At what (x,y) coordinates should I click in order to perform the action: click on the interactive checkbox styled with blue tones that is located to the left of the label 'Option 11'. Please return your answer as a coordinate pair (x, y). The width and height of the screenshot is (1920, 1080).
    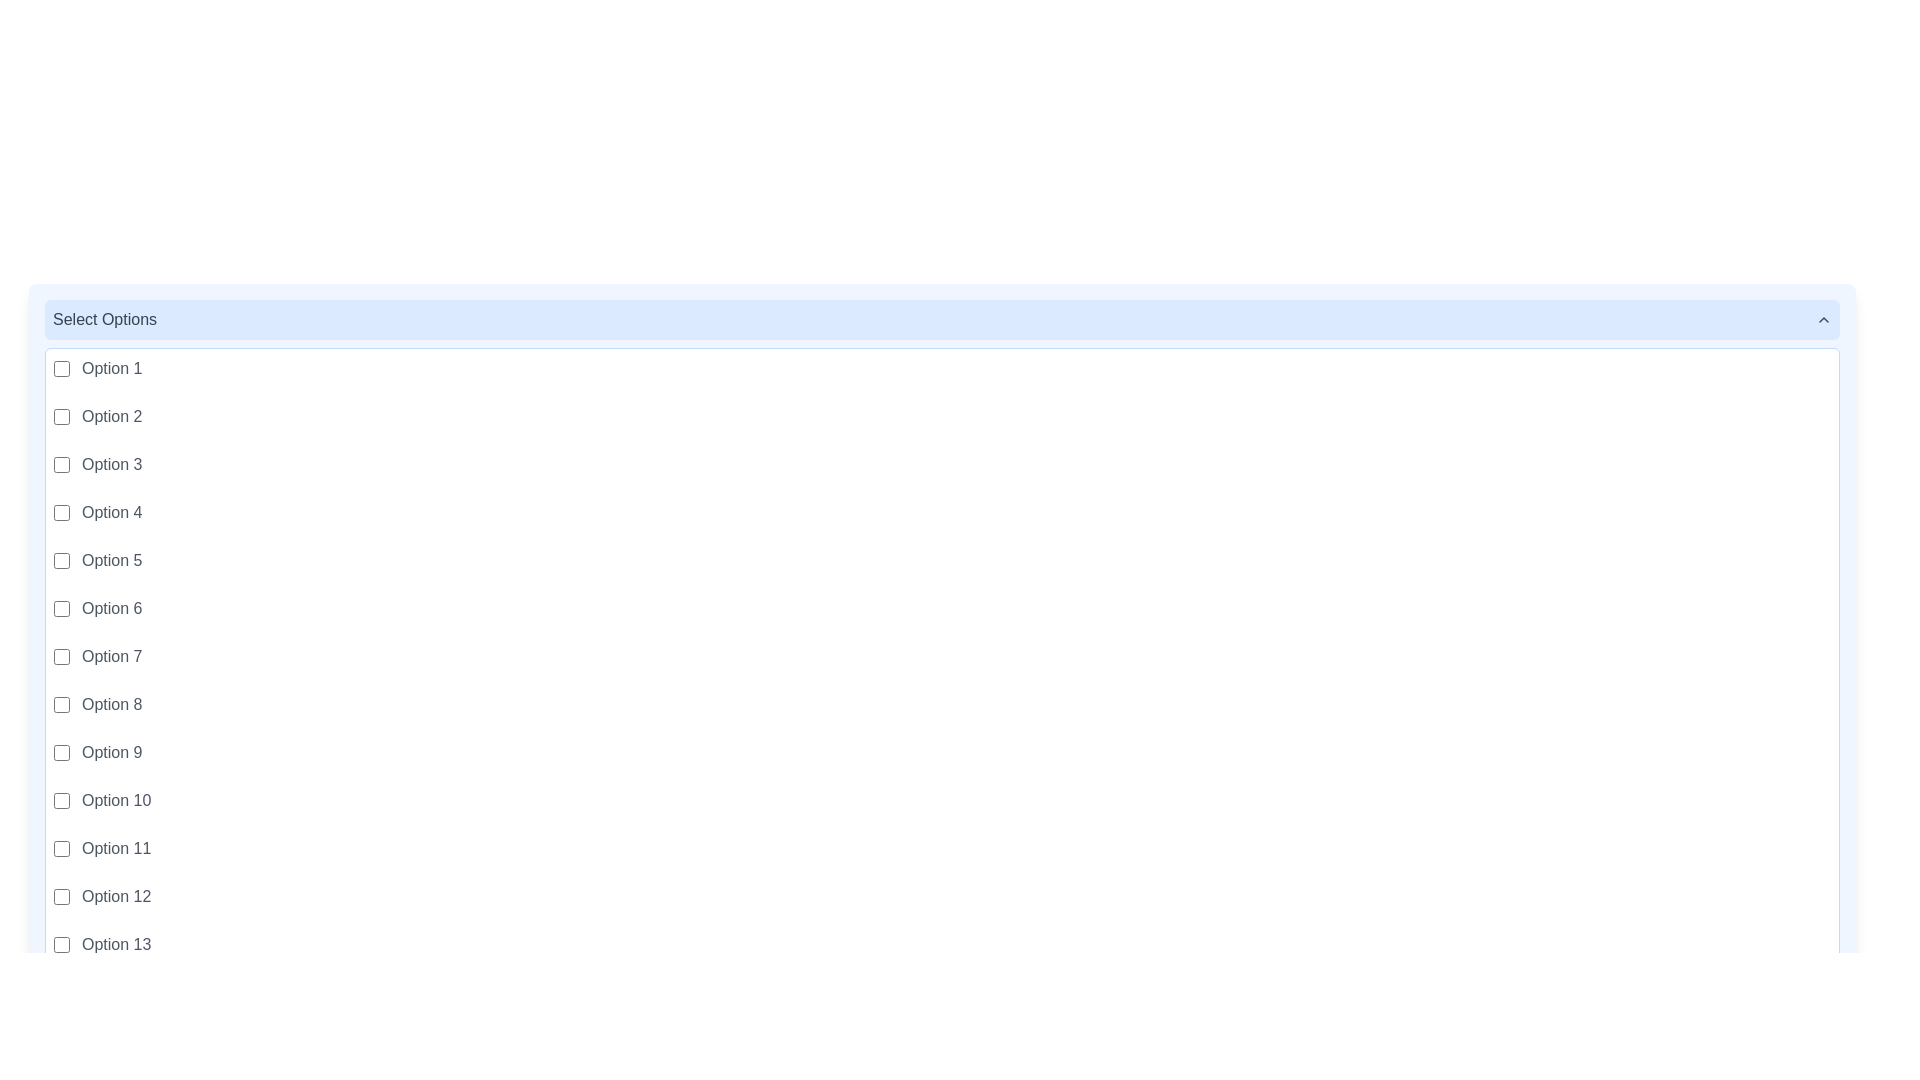
    Looking at the image, I should click on (62, 848).